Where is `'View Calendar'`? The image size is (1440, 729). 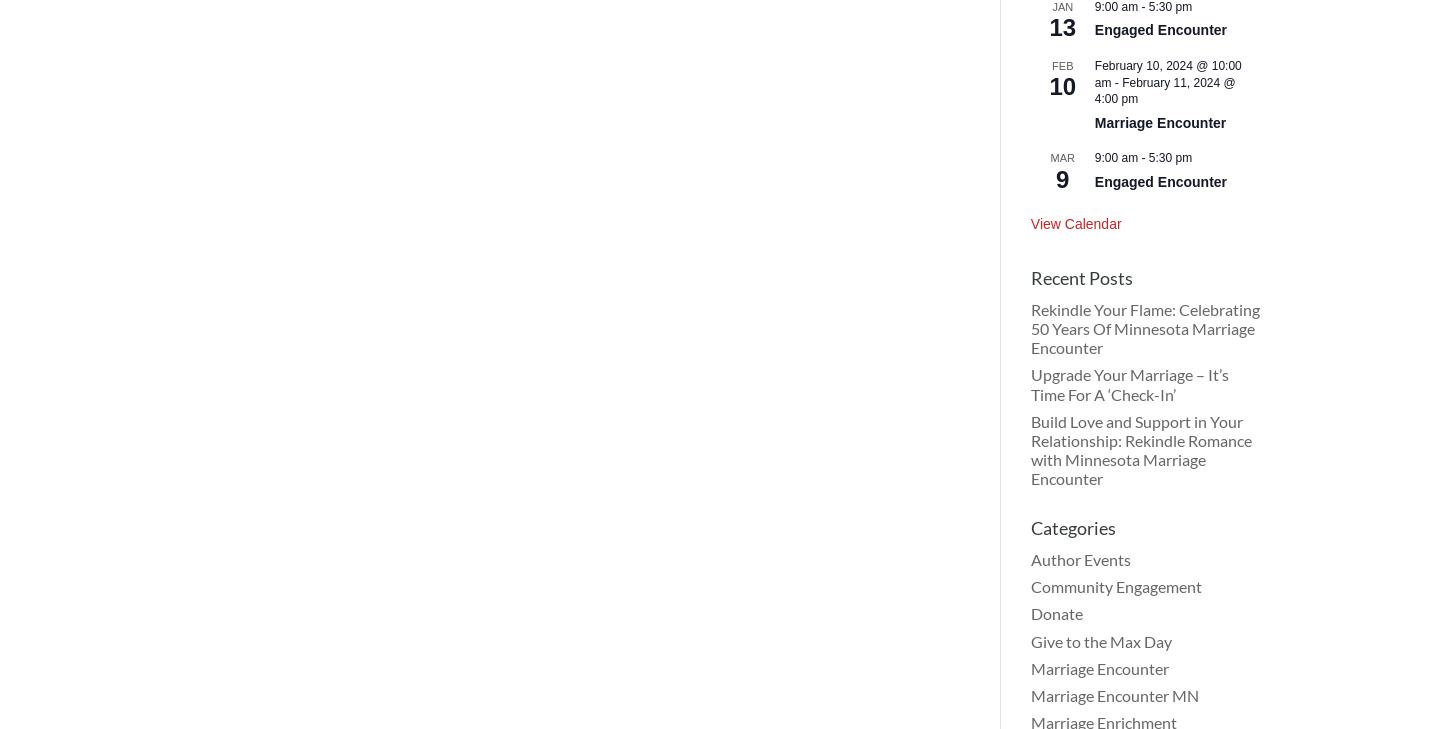 'View Calendar' is located at coordinates (1075, 223).